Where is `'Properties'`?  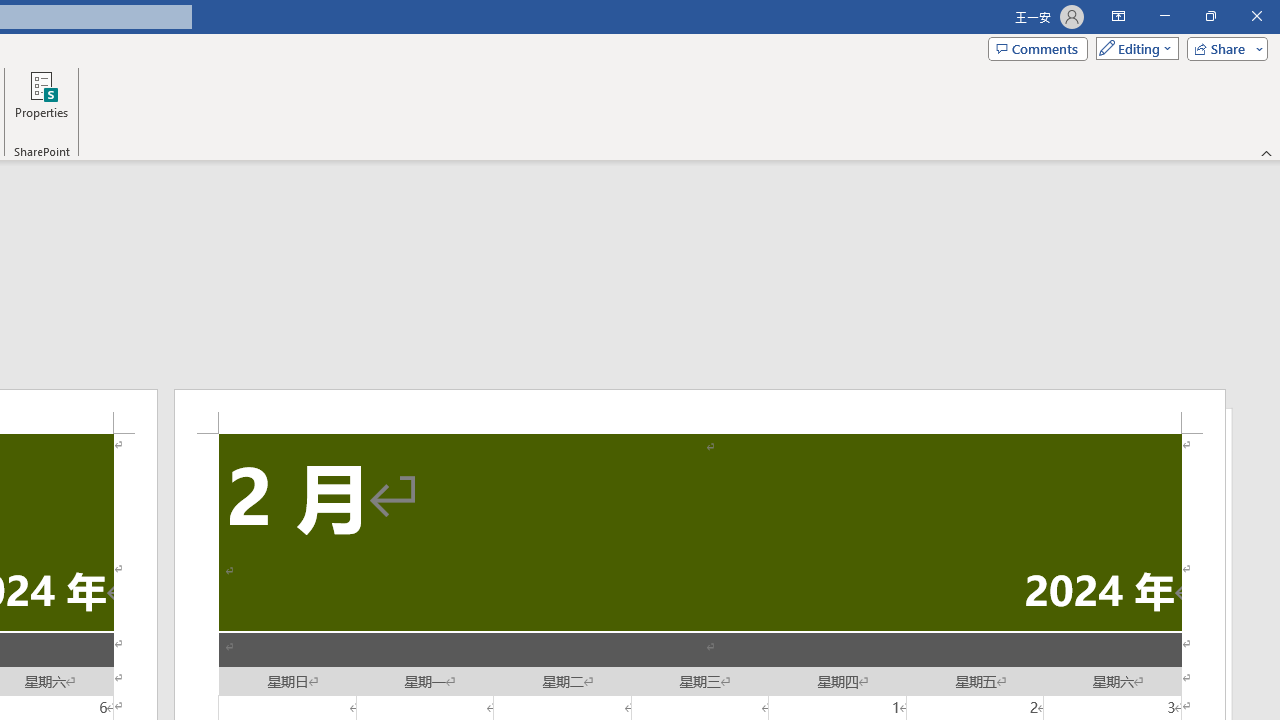
'Properties' is located at coordinates (41, 103).